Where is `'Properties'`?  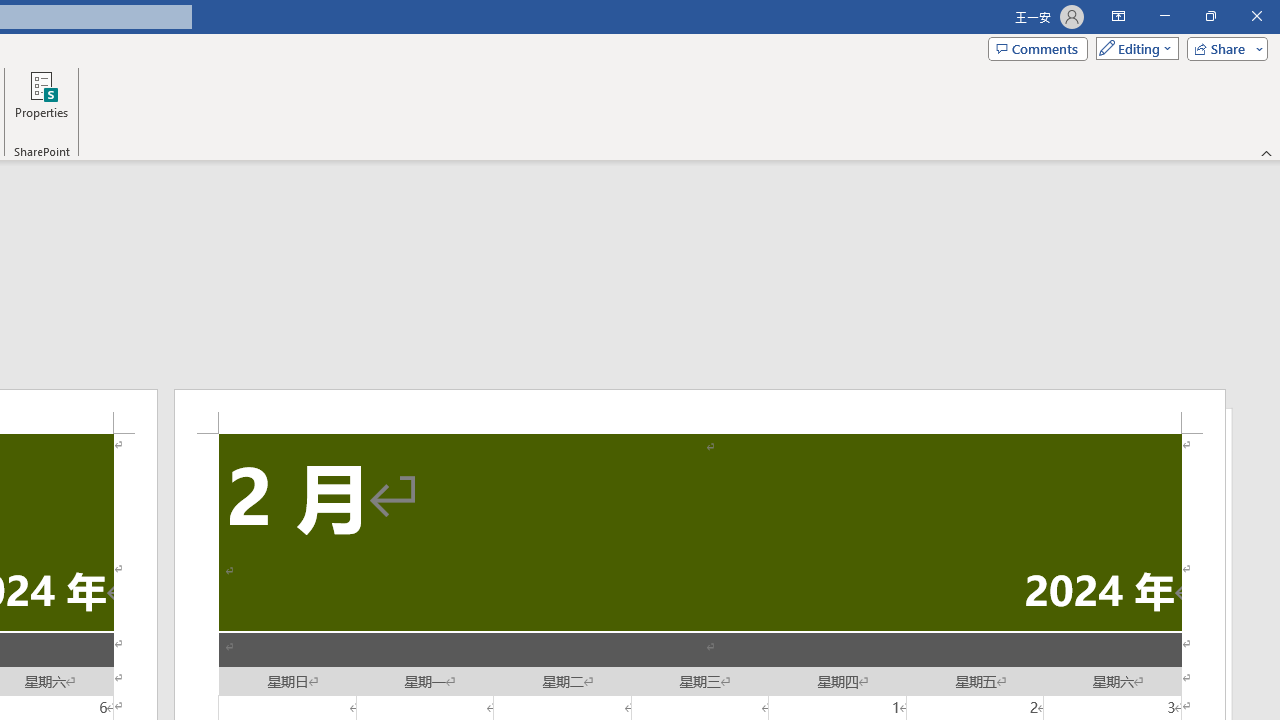
'Properties' is located at coordinates (41, 103).